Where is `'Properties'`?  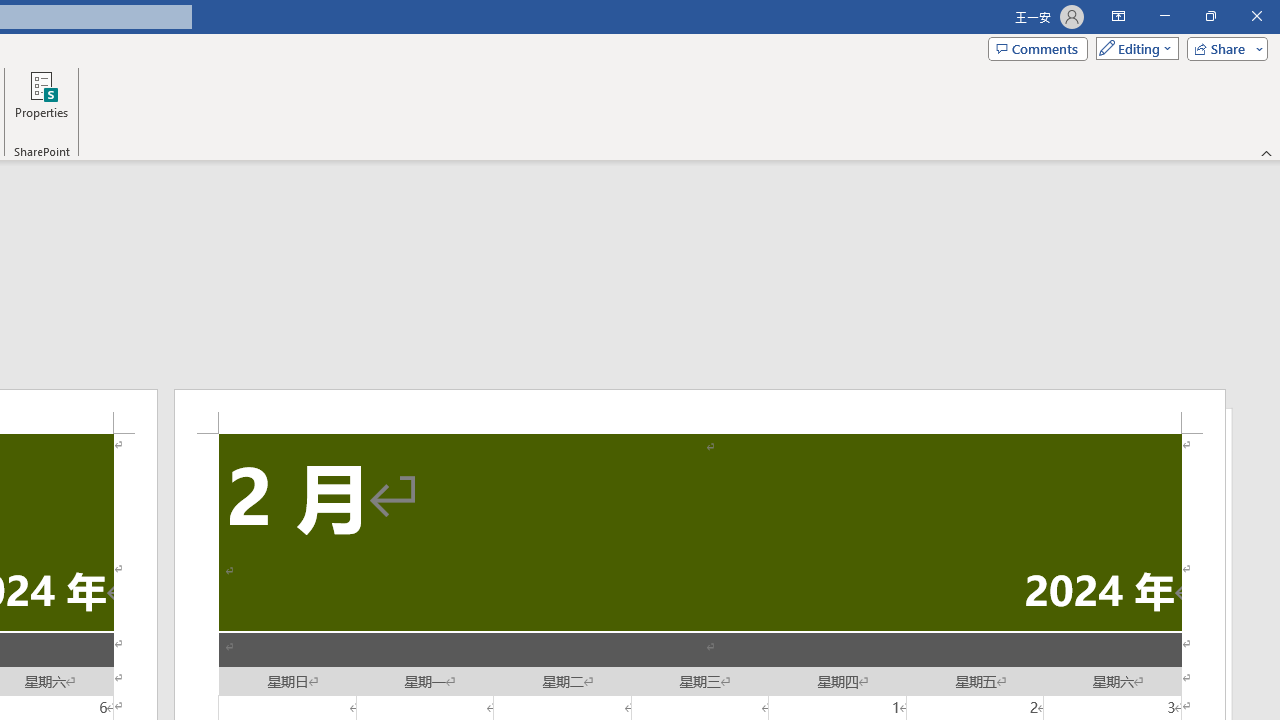
'Properties' is located at coordinates (41, 103).